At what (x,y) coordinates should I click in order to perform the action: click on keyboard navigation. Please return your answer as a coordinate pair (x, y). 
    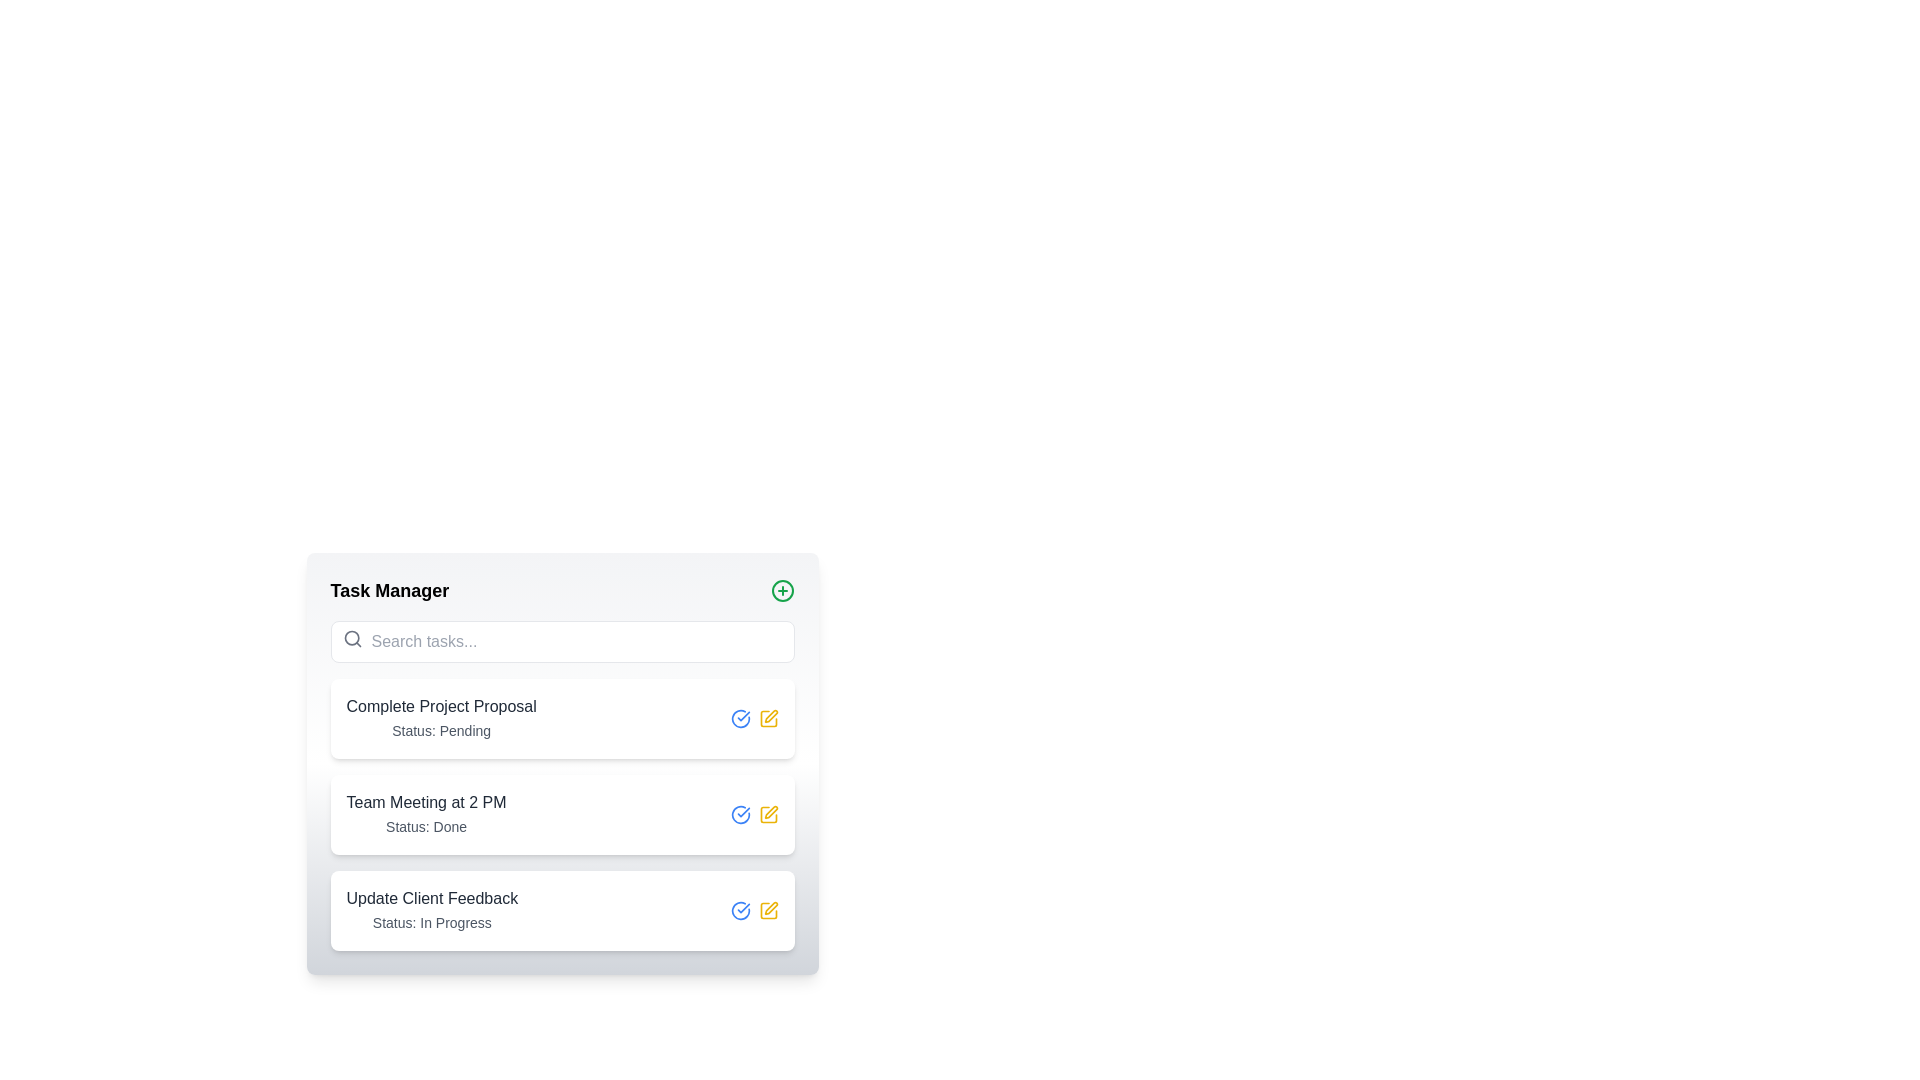
    Looking at the image, I should click on (561, 814).